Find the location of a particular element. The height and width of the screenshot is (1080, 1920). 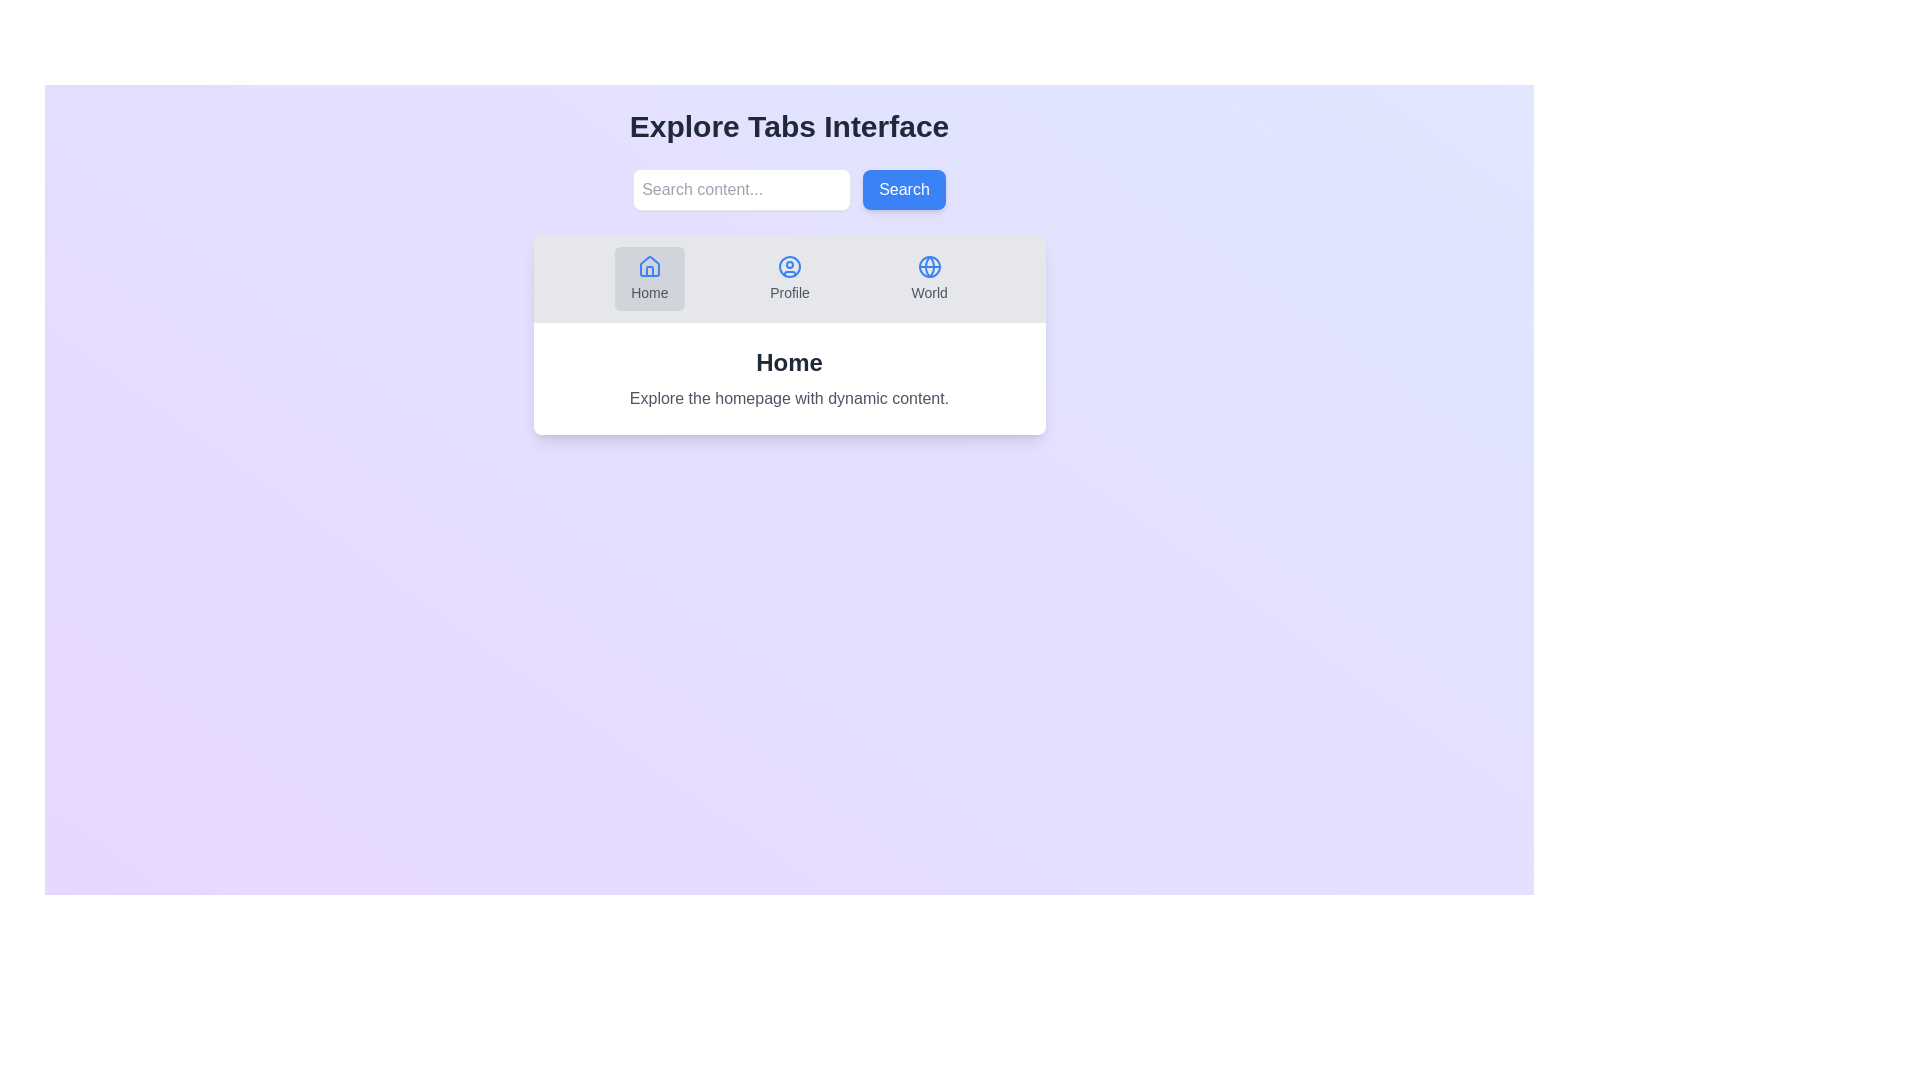

the Profile tab is located at coordinates (789, 278).